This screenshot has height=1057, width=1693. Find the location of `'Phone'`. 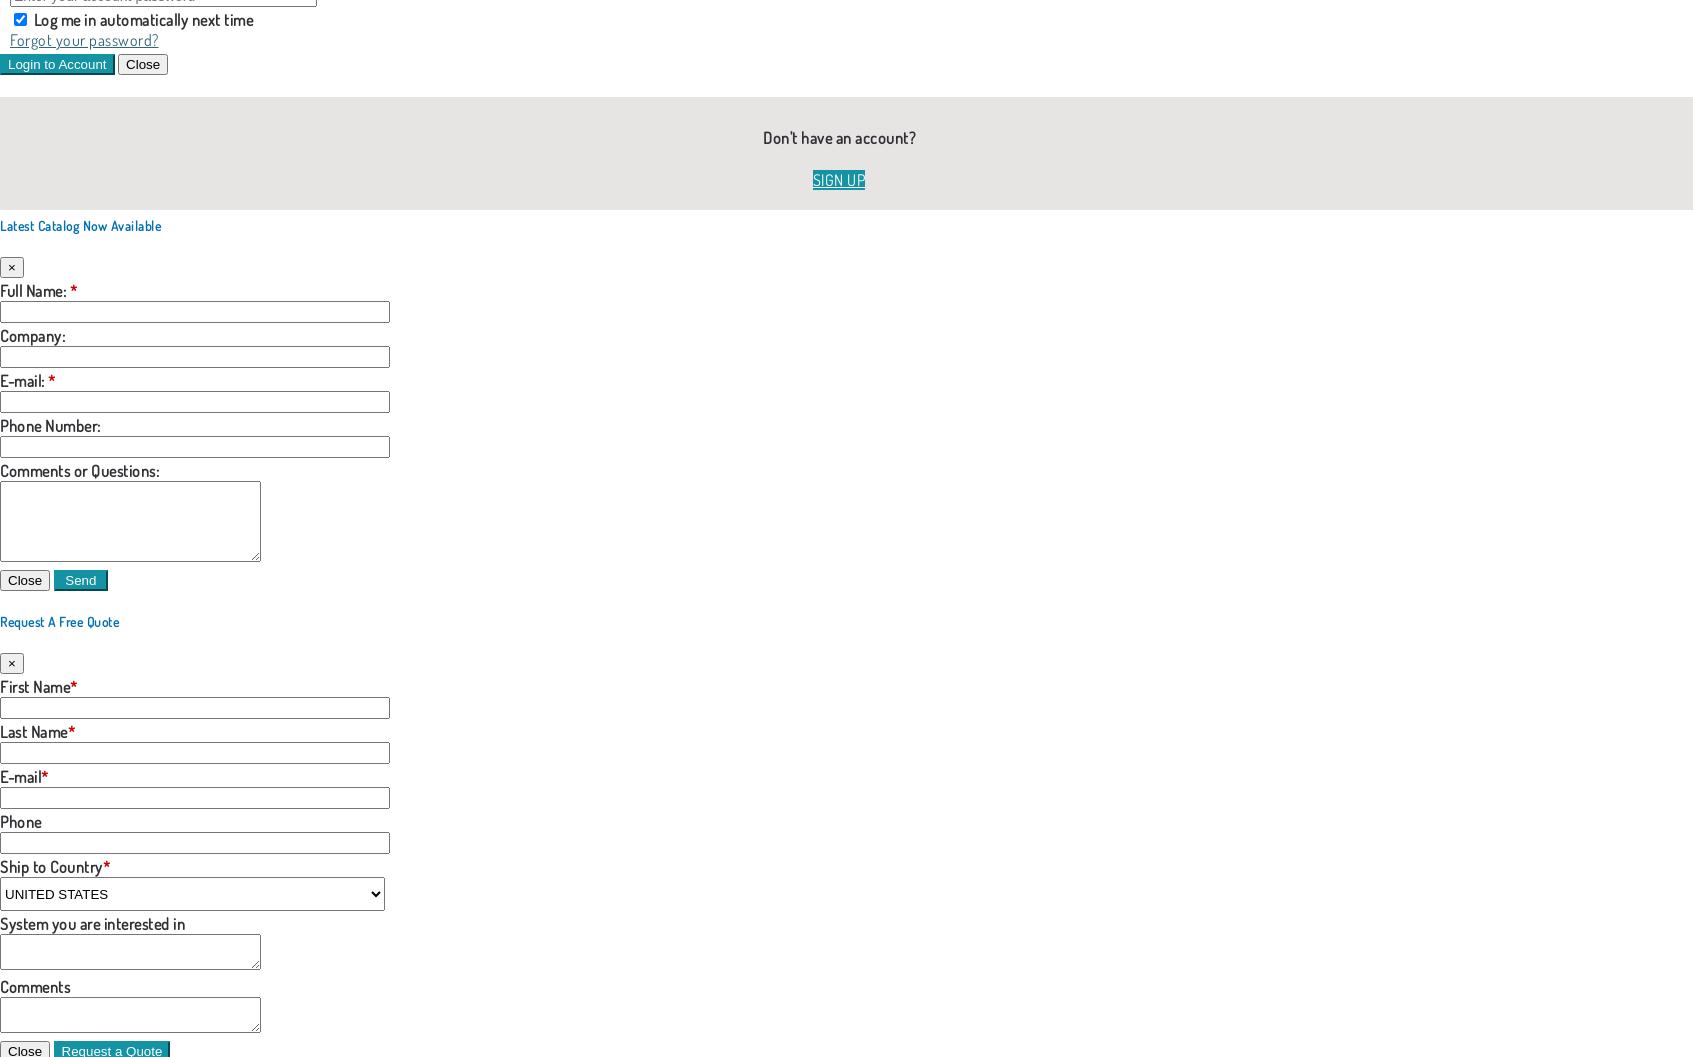

'Phone' is located at coordinates (19, 822).